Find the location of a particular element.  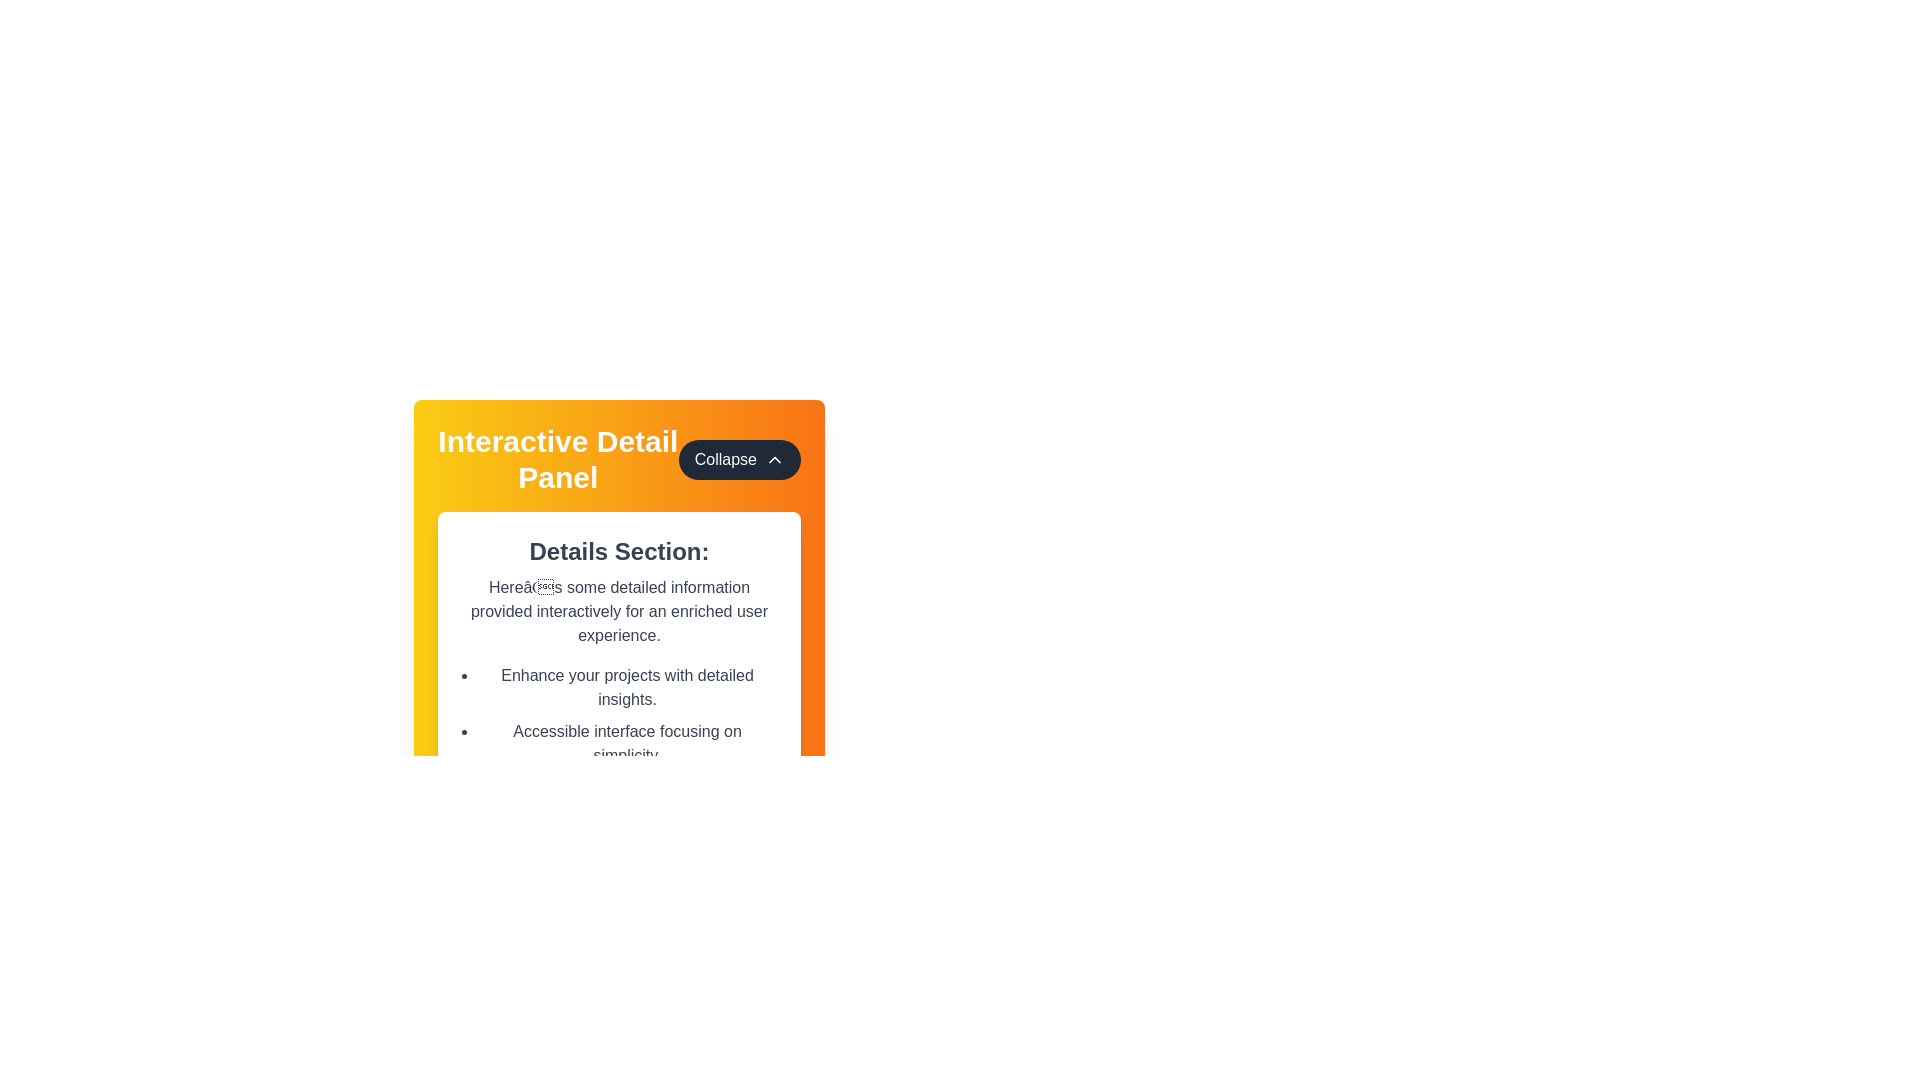

the button located at the top-right corner of the 'Interactive Detail Panel' is located at coordinates (738, 459).